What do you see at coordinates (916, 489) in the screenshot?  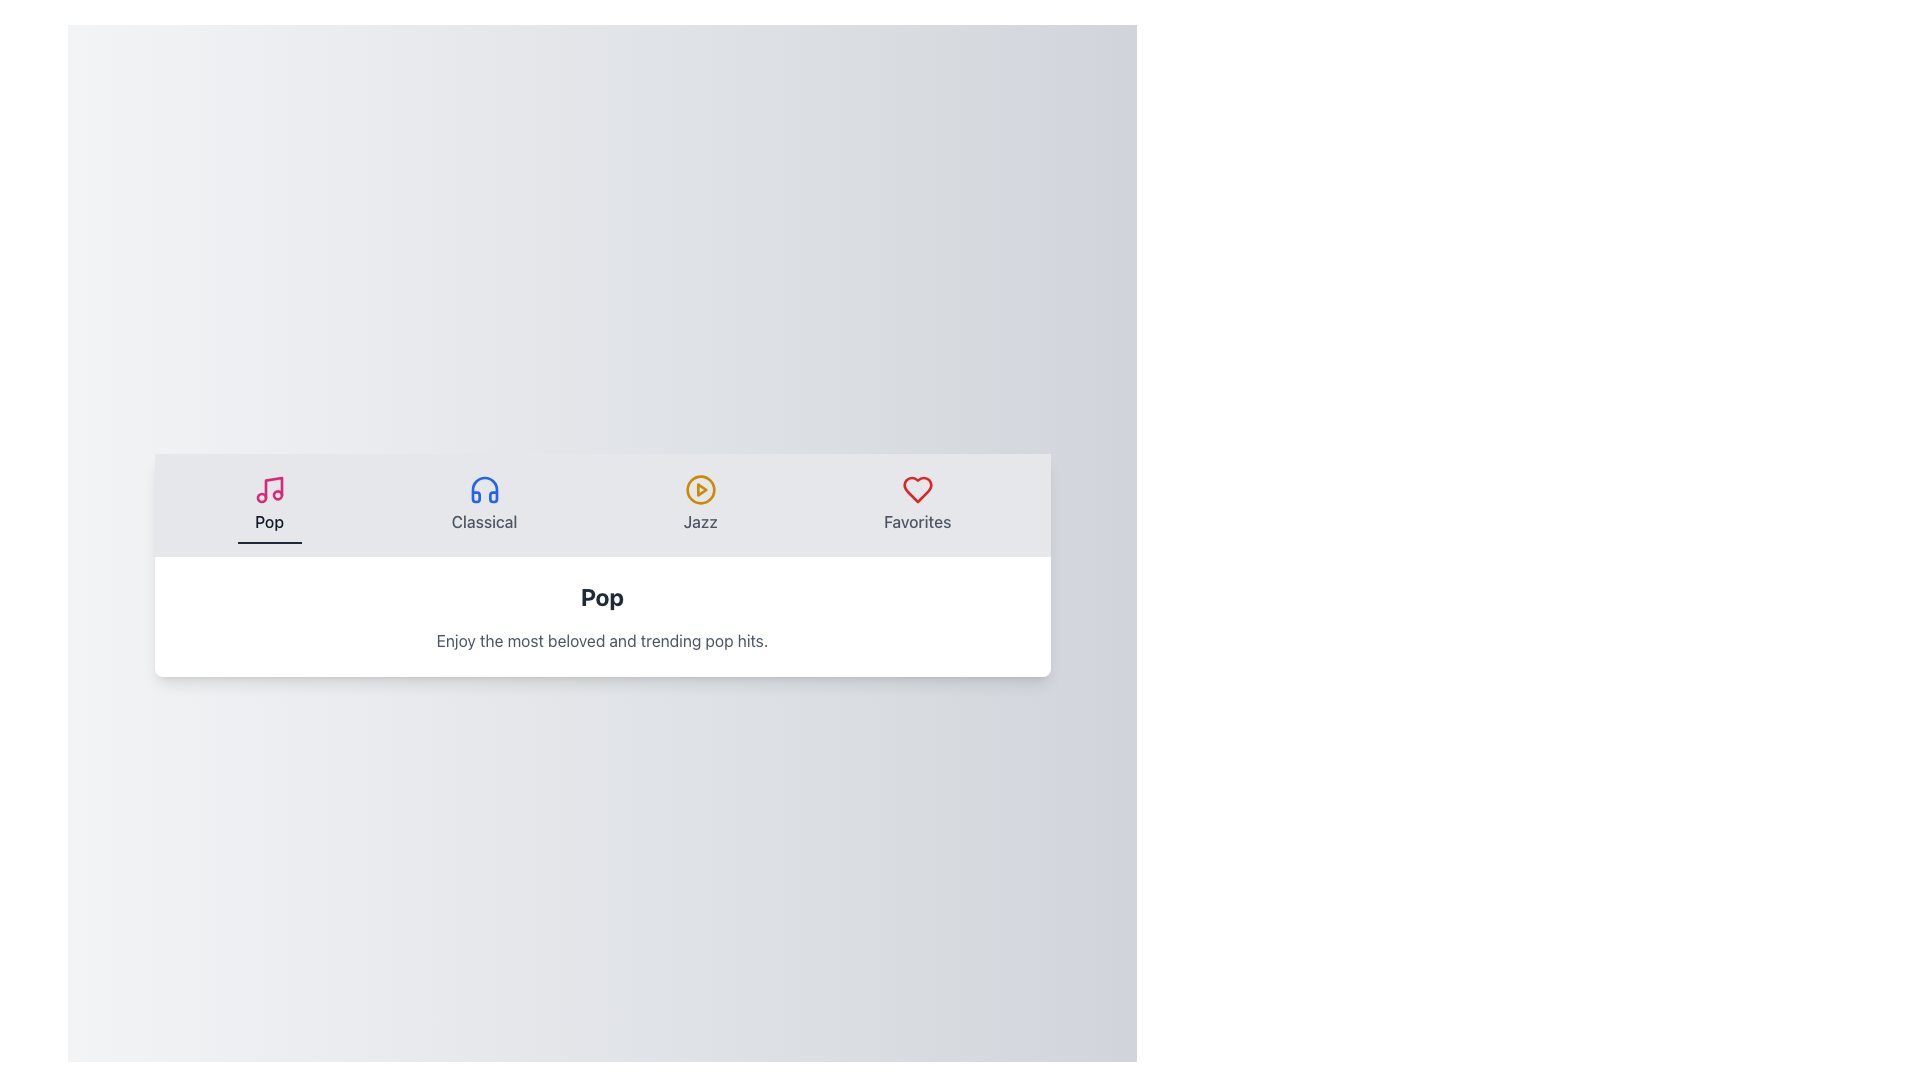 I see `the heart icon representing the 'Favorites' feature on the navigation bar` at bounding box center [916, 489].